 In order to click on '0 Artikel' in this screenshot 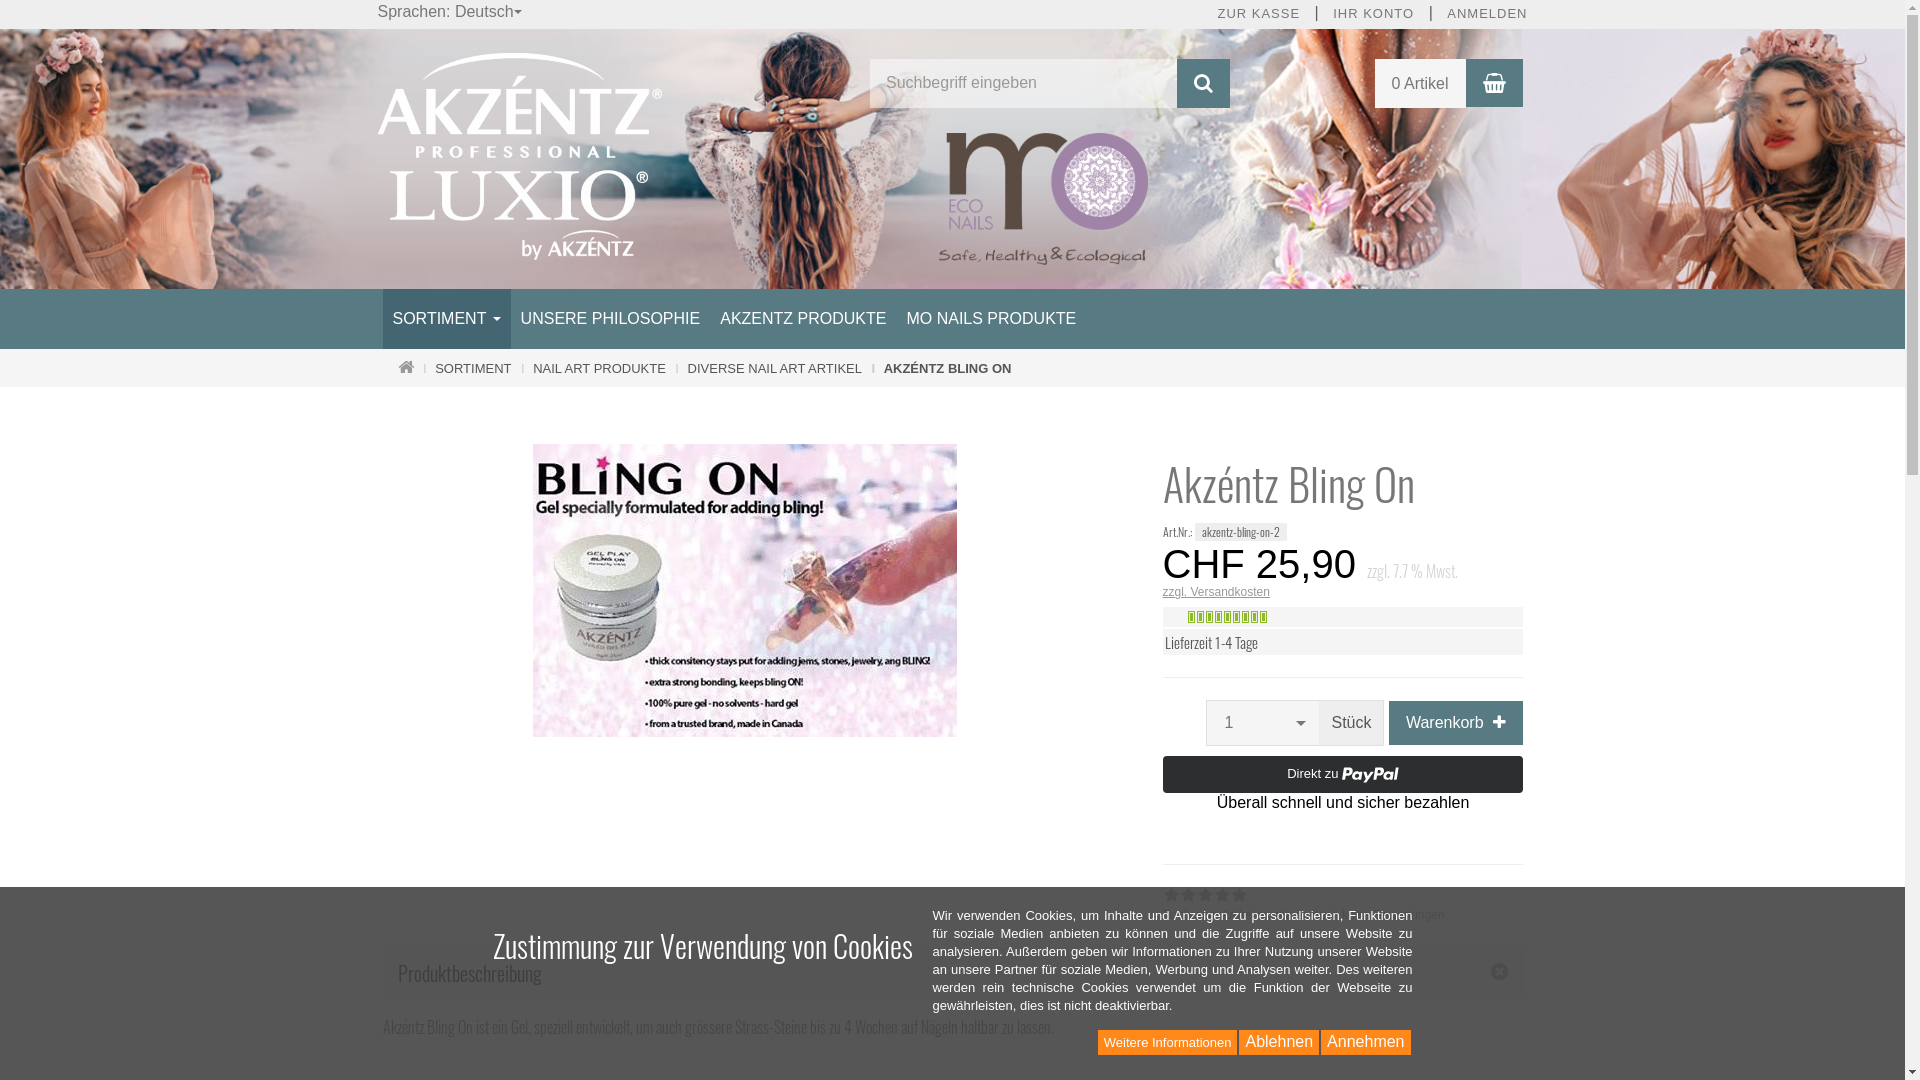, I will do `click(1419, 82)`.